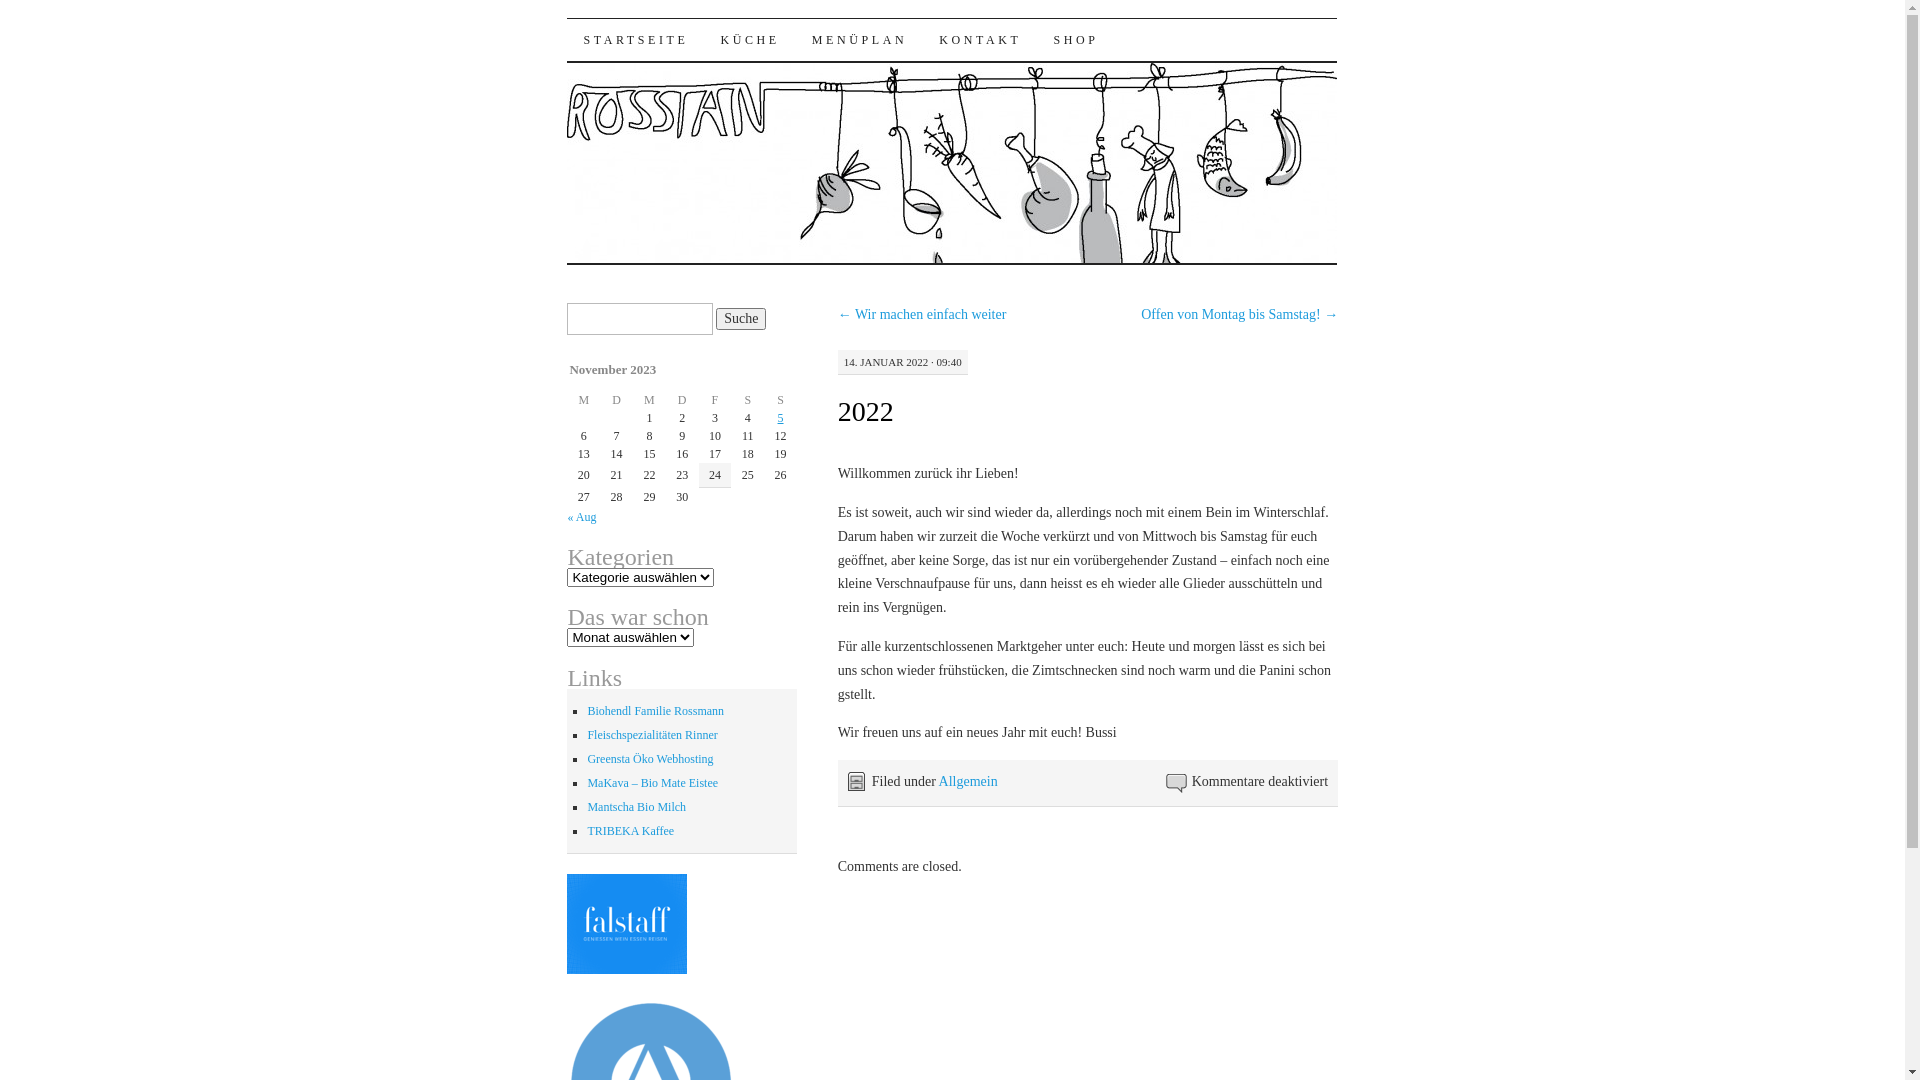  Describe the element at coordinates (629, 830) in the screenshot. I see `'TRIBEKA Kaffee'` at that location.